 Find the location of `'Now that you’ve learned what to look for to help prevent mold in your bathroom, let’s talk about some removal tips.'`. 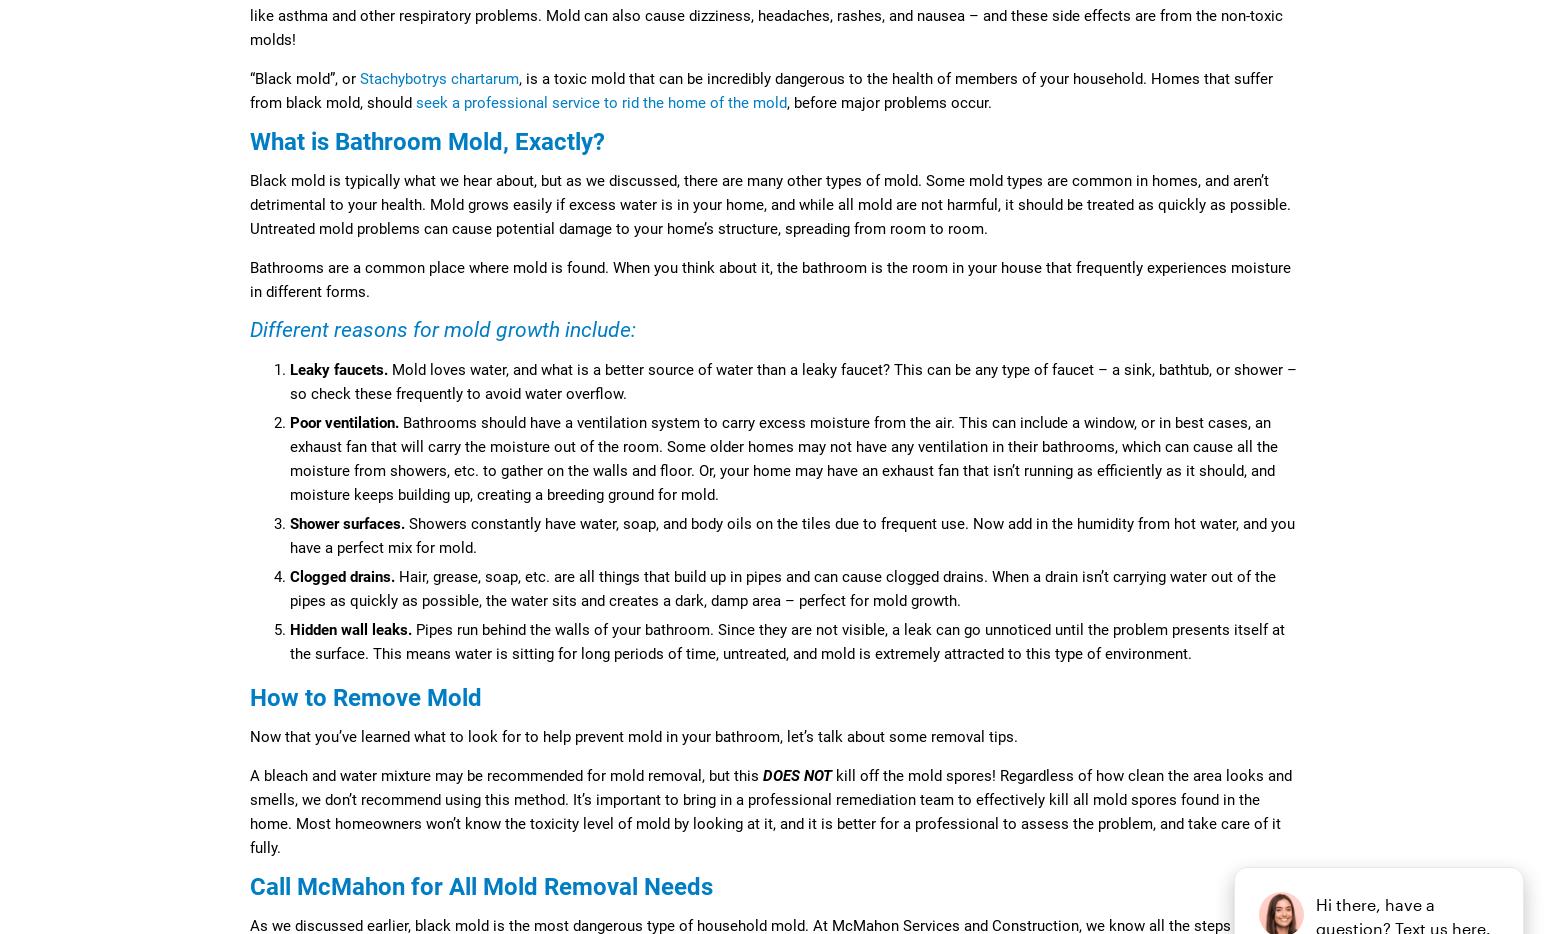

'Now that you’ve learned what to look for to help prevent mold in your bathroom, let’s talk about some removal tips.' is located at coordinates (250, 737).